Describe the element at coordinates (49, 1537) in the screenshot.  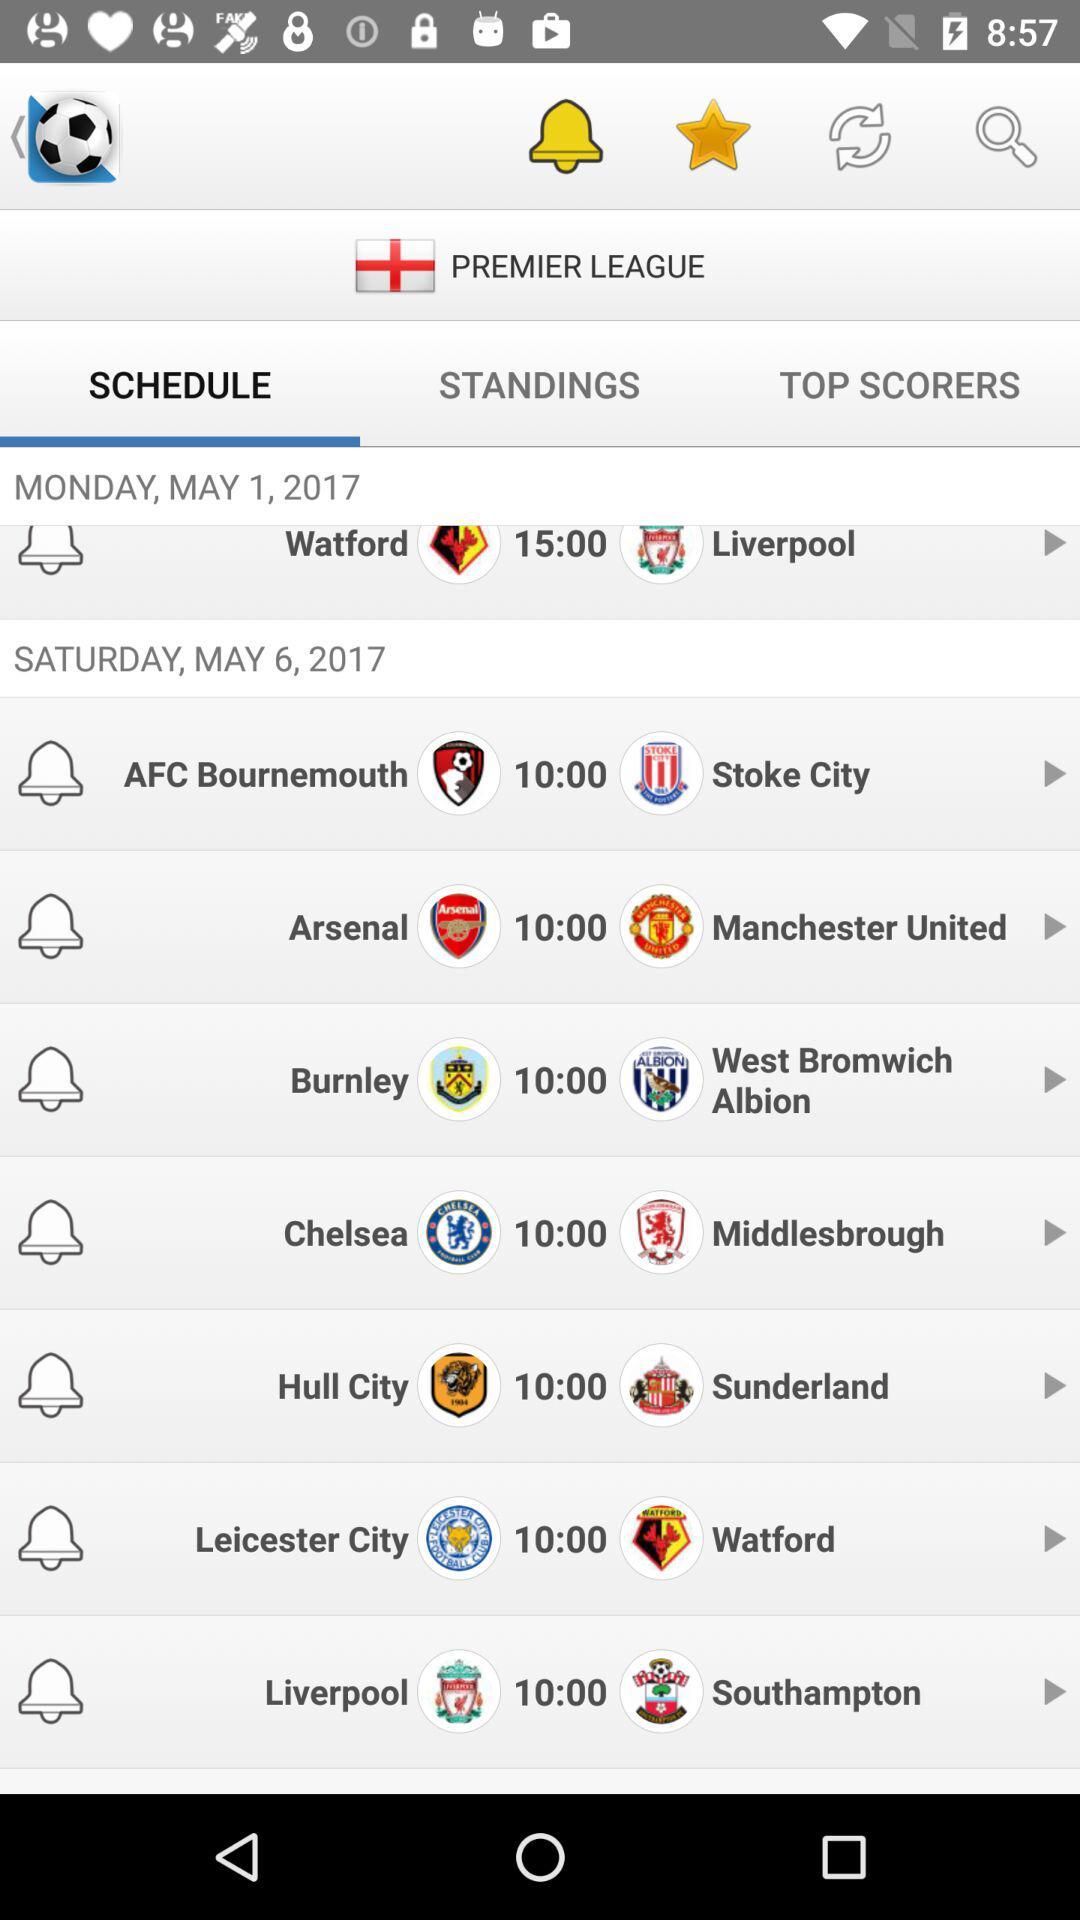
I see `the bell icon which is left side of the leicester city` at that location.